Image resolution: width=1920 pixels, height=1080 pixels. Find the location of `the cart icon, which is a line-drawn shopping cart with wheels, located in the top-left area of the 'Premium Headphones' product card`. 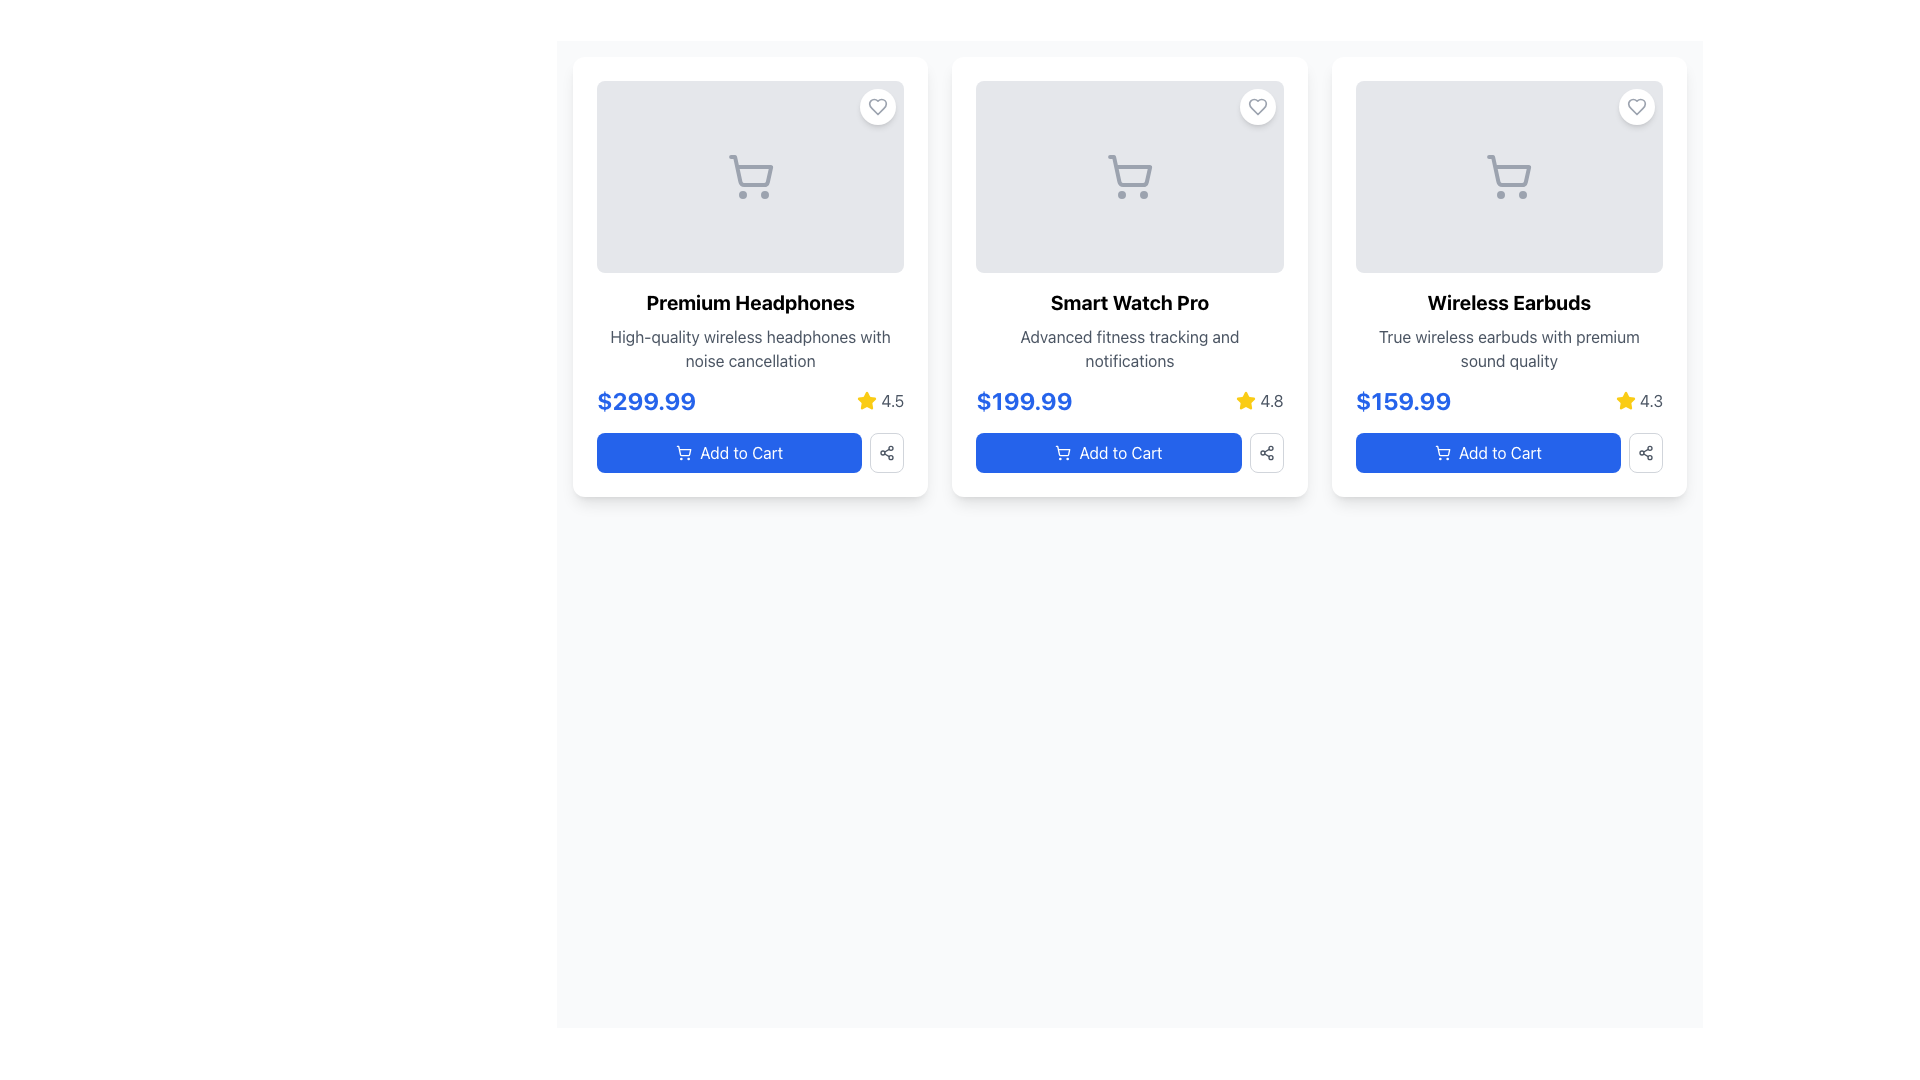

the cart icon, which is a line-drawn shopping cart with wheels, located in the top-left area of the 'Premium Headphones' product card is located at coordinates (749, 176).